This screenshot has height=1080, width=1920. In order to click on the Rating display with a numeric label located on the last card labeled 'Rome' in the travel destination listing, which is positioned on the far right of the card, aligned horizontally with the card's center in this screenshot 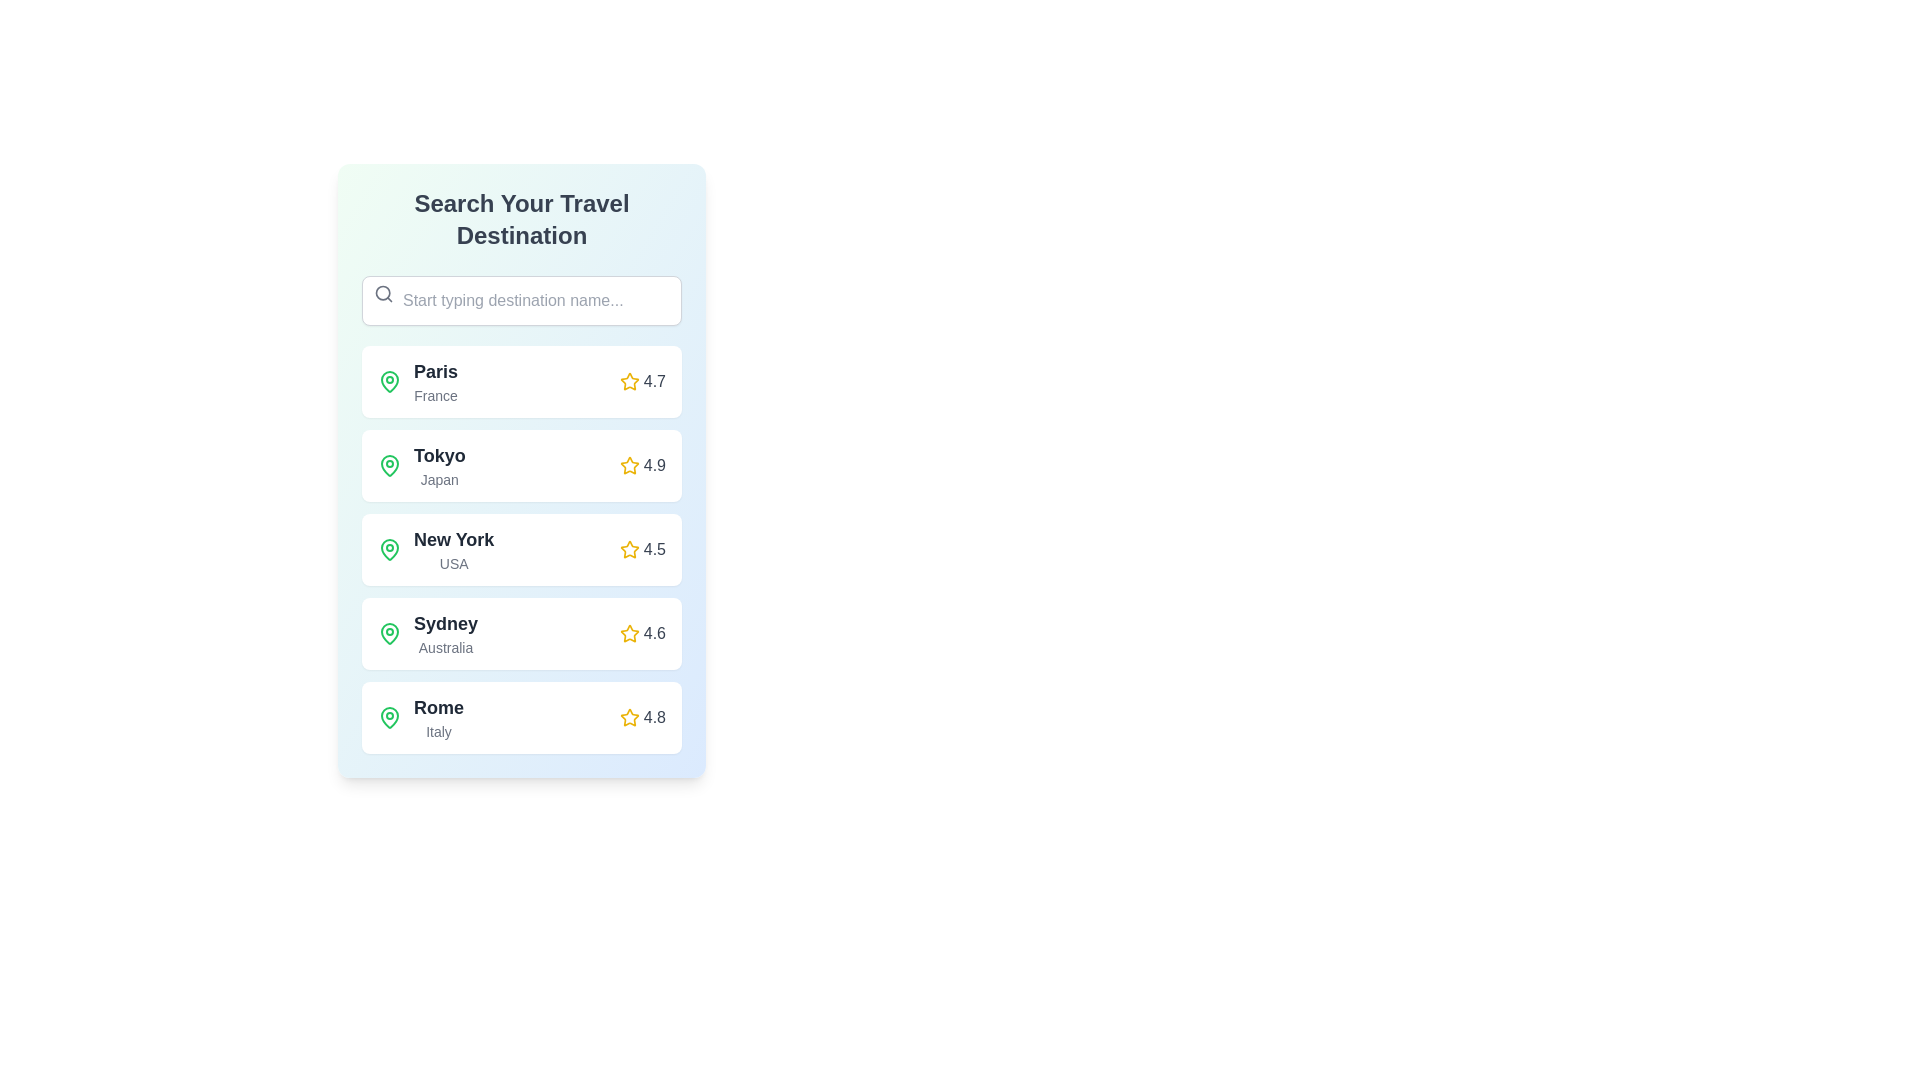, I will do `click(642, 716)`.